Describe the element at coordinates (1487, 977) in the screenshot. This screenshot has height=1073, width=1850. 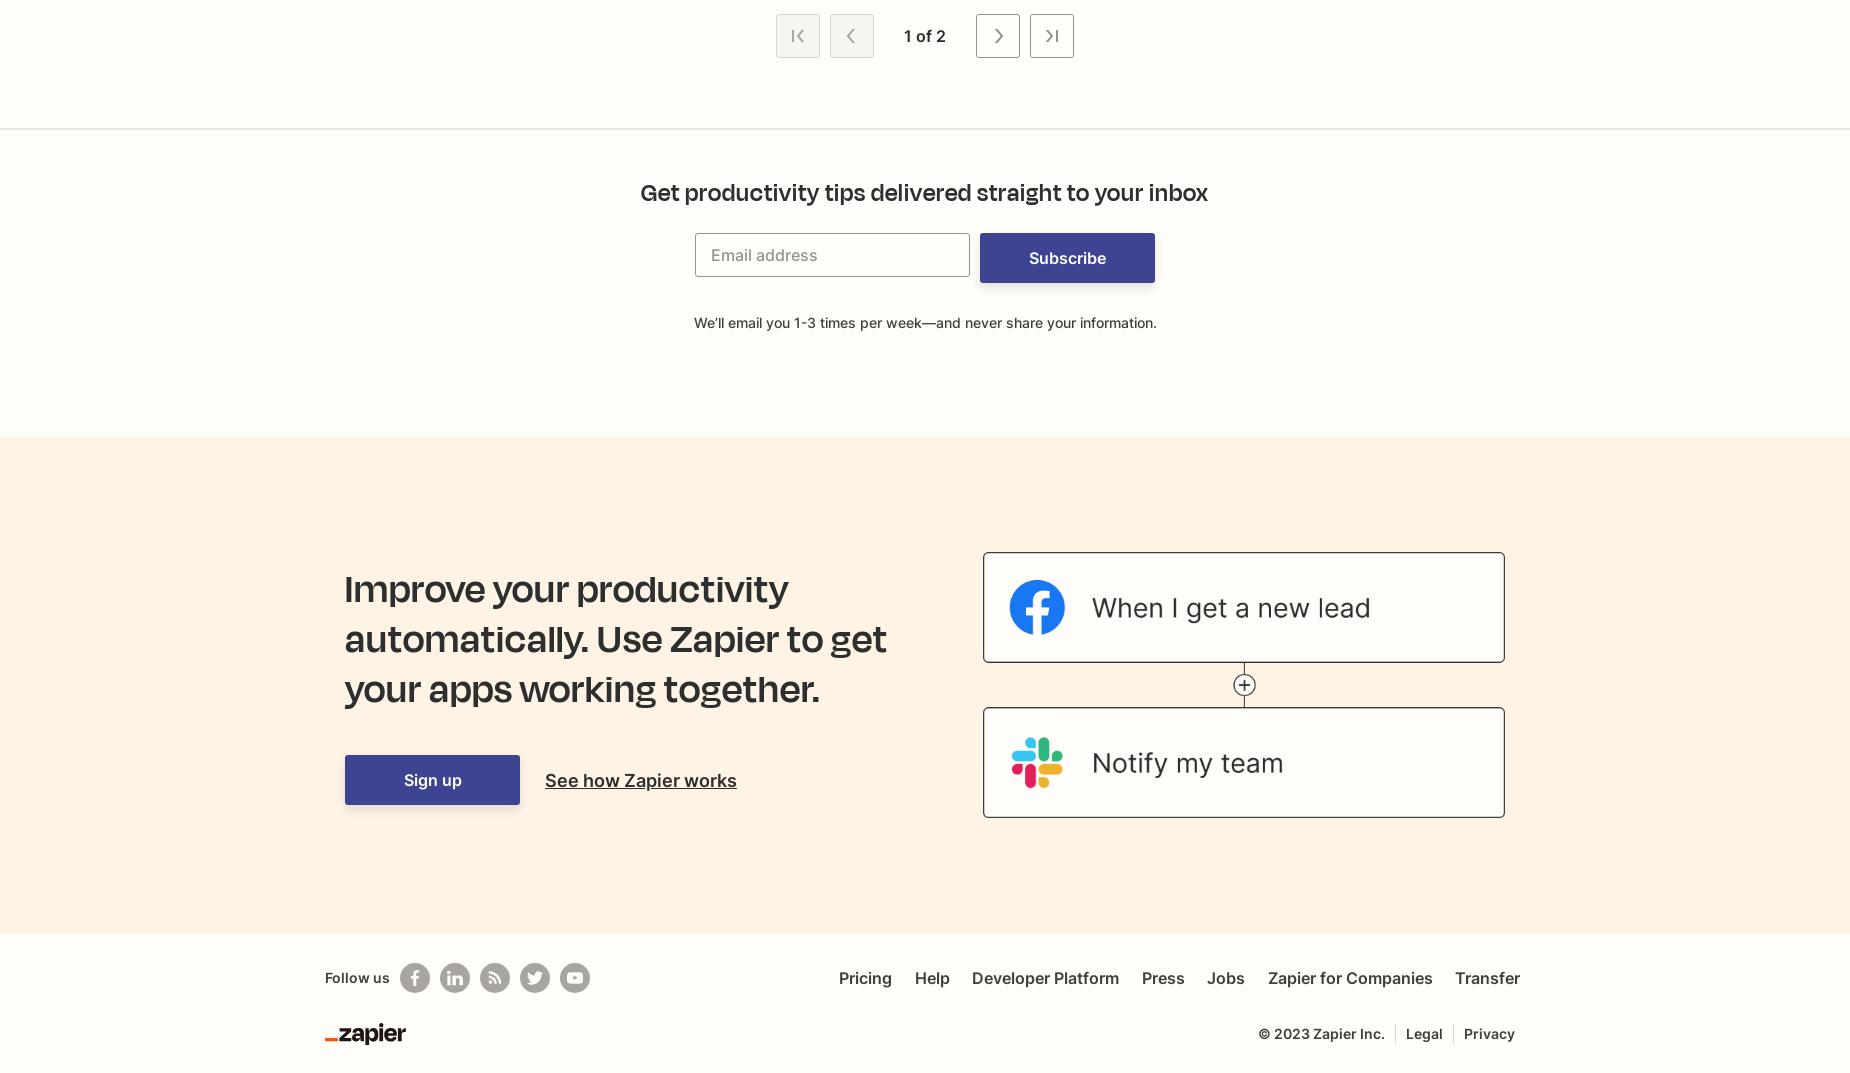
I see `'Transfer'` at that location.